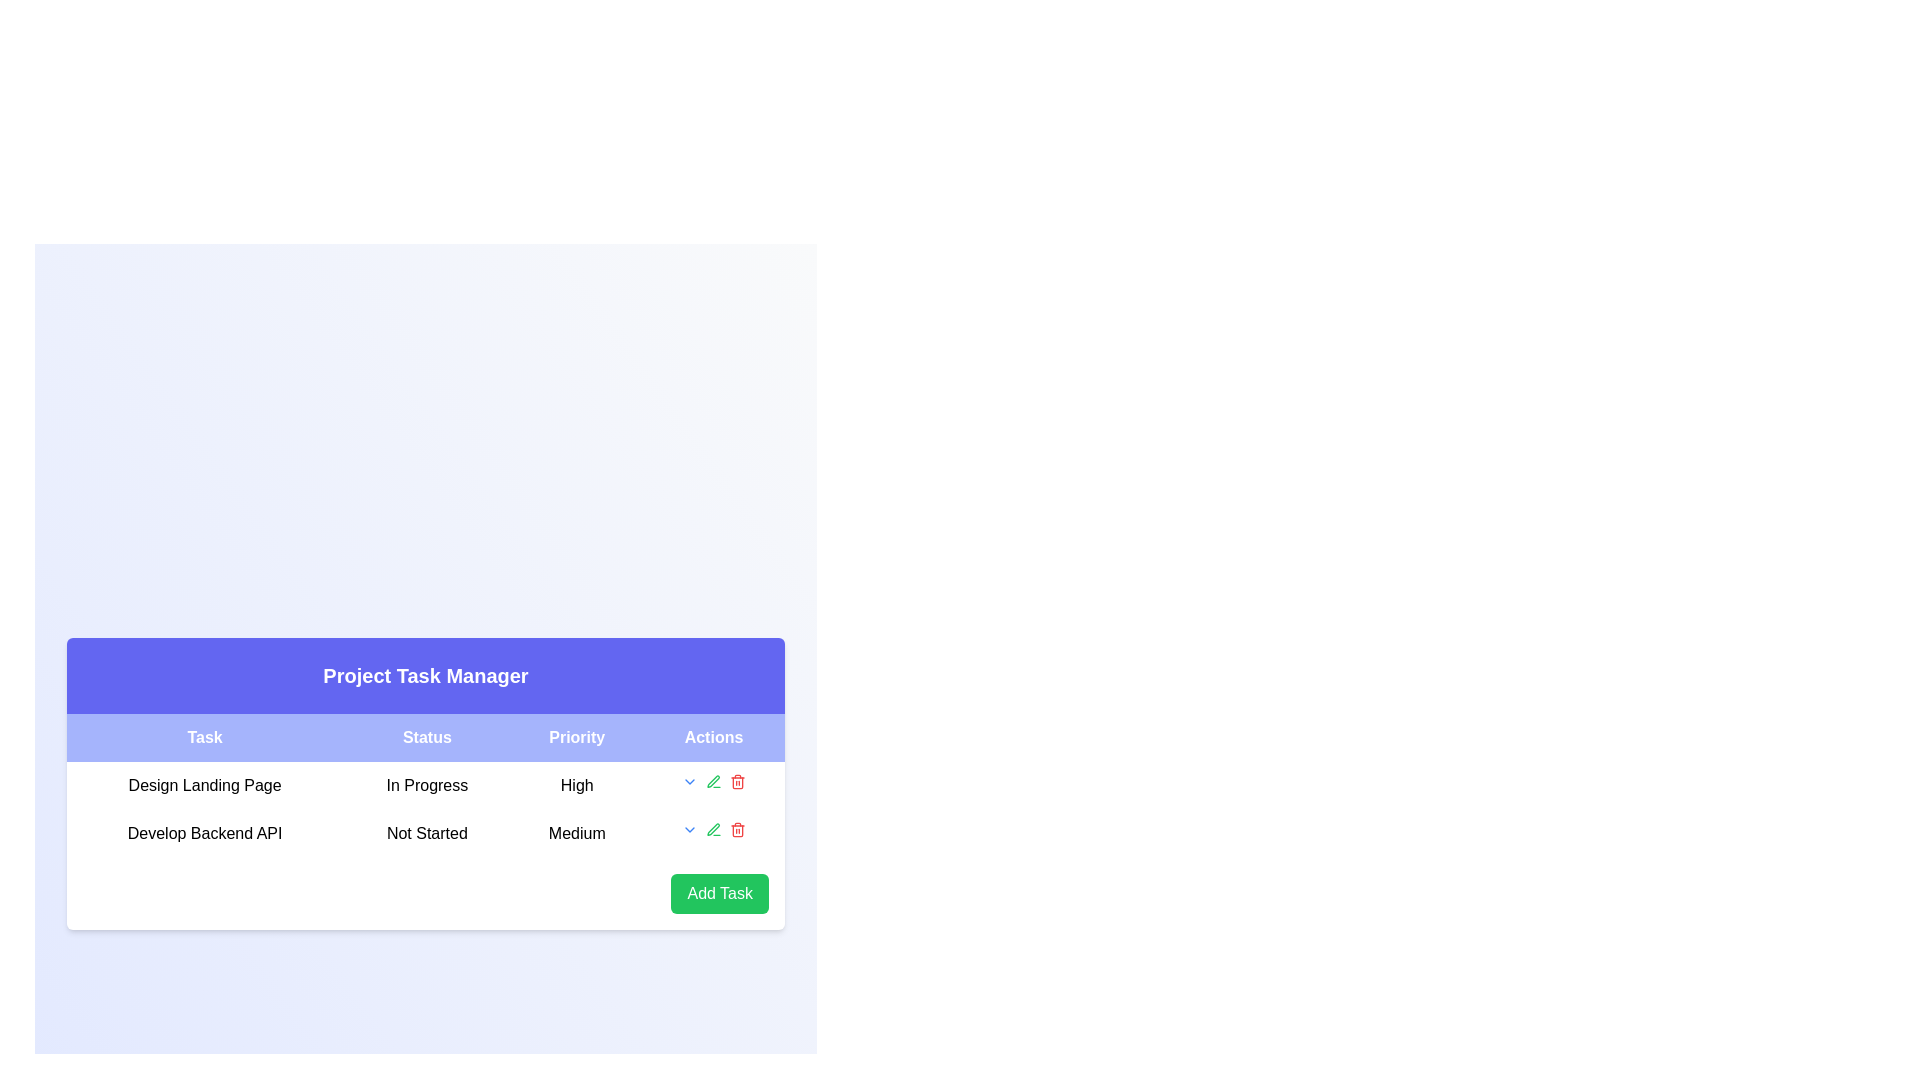 The image size is (1920, 1080). Describe the element at coordinates (714, 781) in the screenshot. I see `the interactive pen icon in the second row under the 'Actions' column` at that location.